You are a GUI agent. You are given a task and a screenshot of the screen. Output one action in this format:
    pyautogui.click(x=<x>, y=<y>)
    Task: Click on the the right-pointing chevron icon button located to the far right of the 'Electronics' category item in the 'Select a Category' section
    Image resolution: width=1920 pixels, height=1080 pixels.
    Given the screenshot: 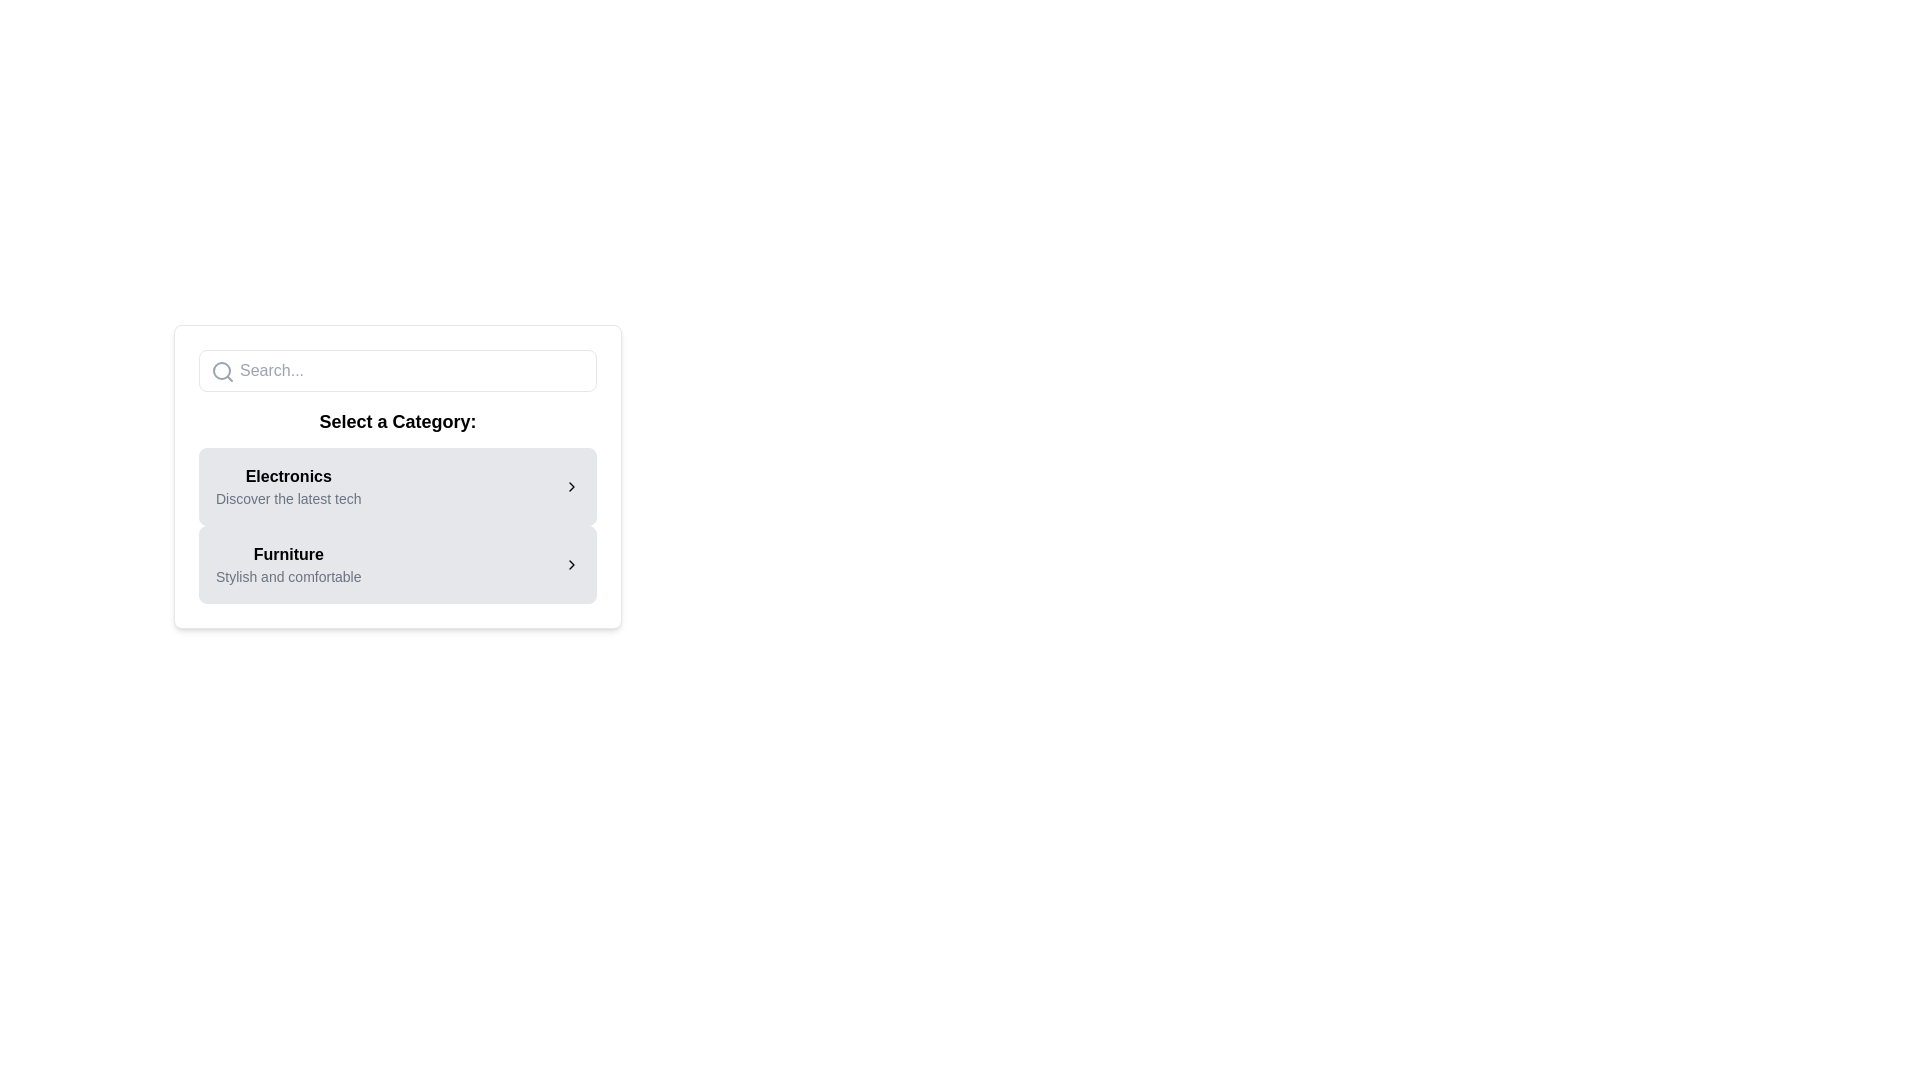 What is the action you would take?
    pyautogui.click(x=570, y=486)
    